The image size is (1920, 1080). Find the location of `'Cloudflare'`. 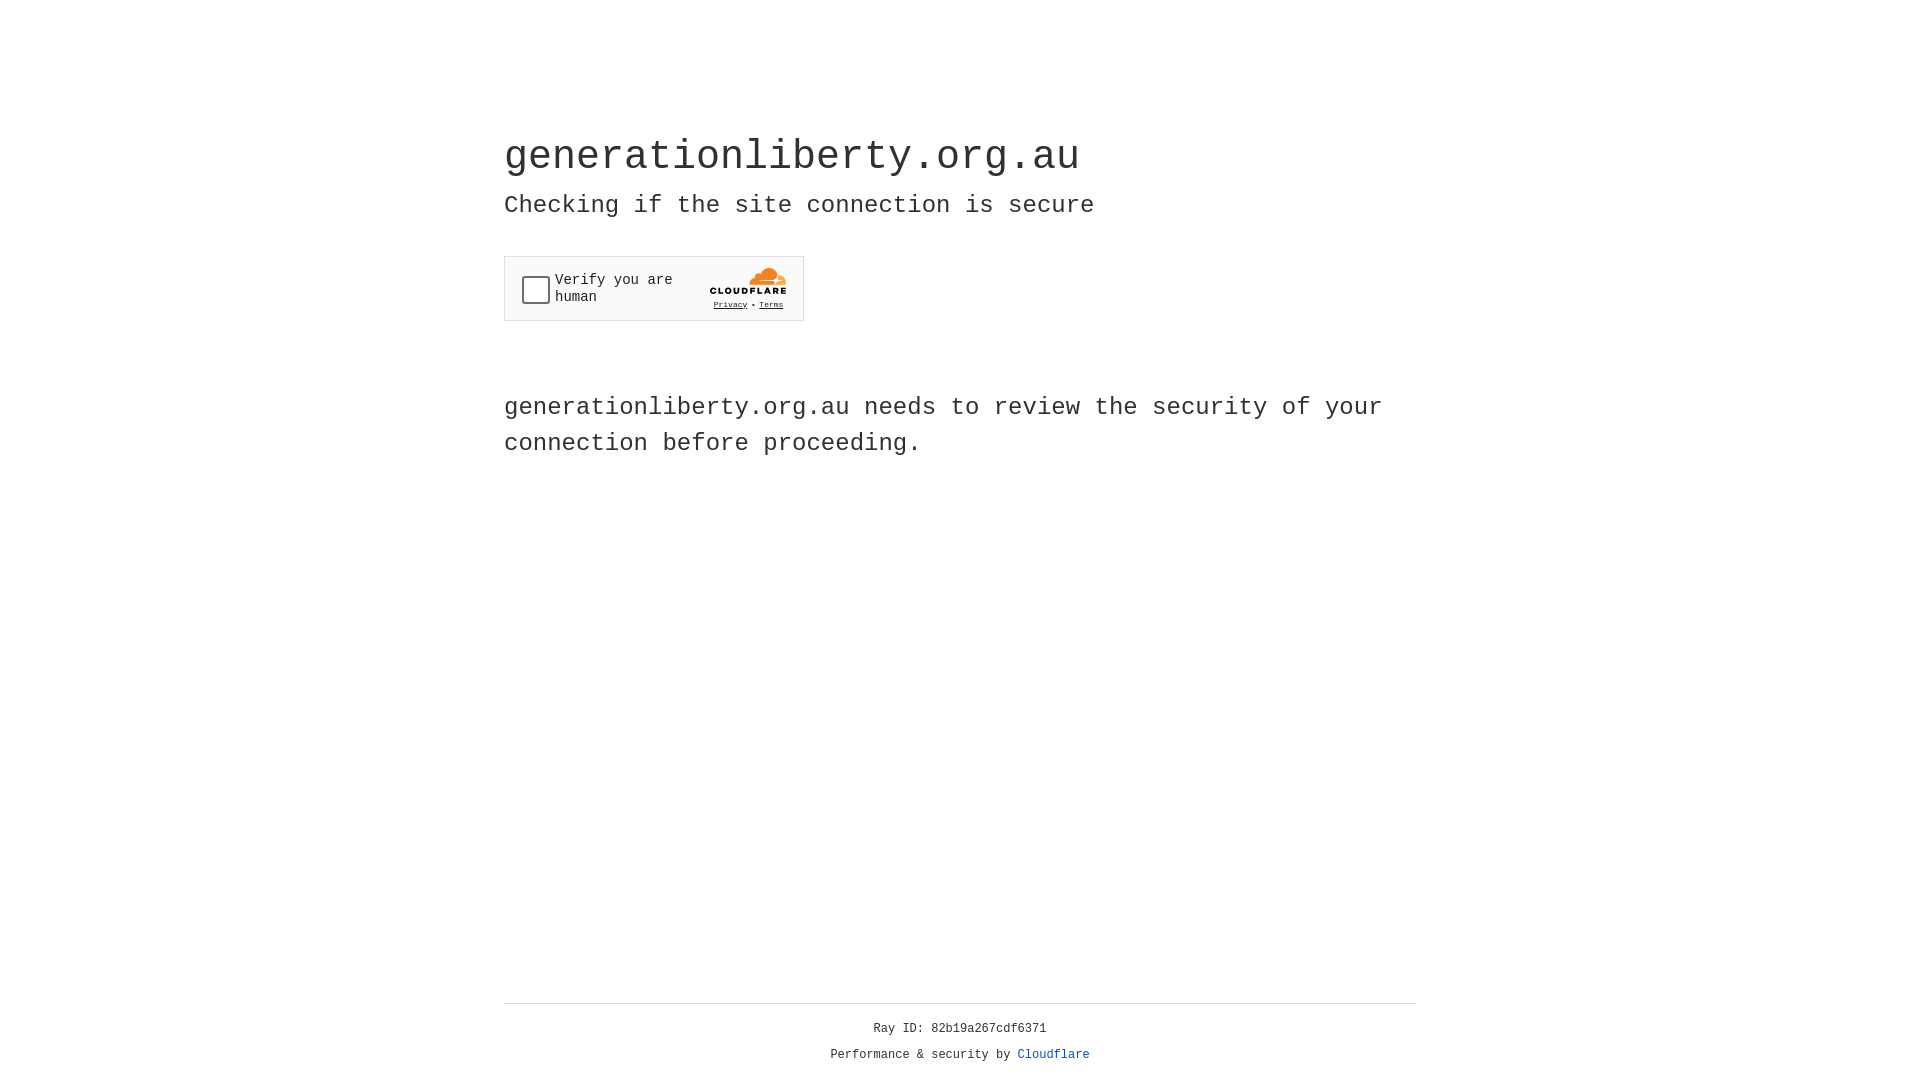

'Cloudflare' is located at coordinates (1017, 1054).